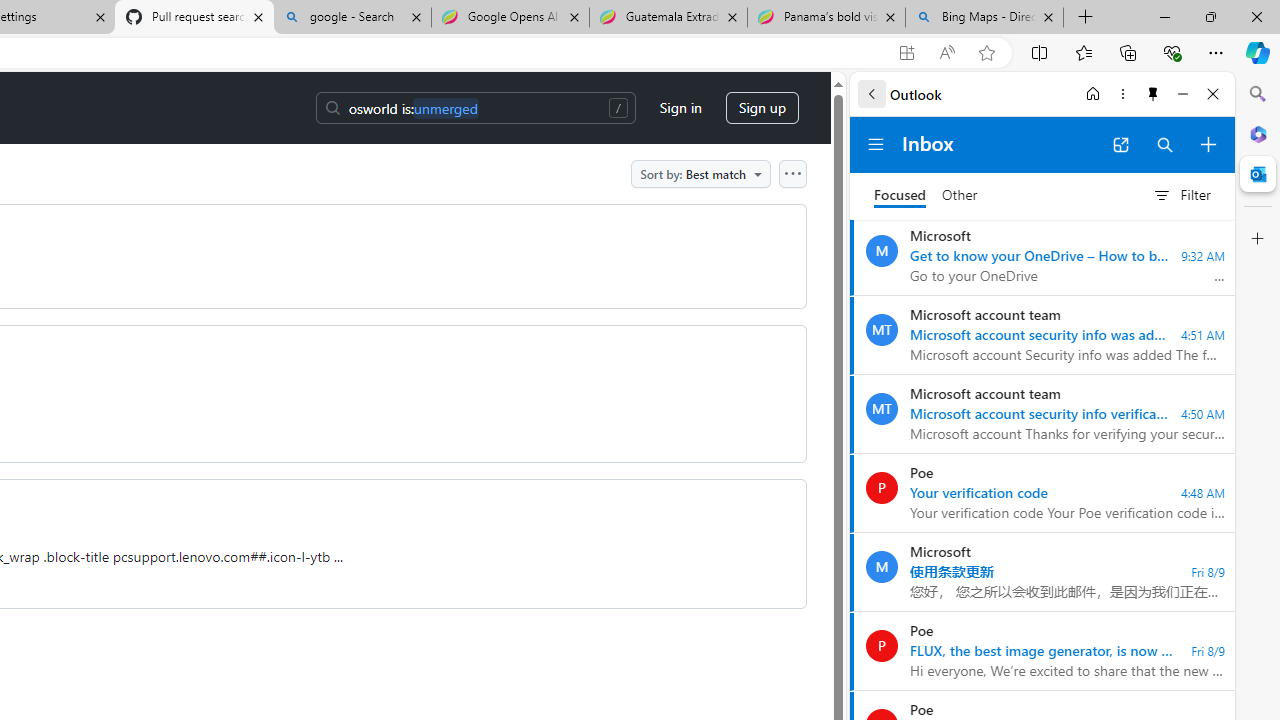 The height and width of the screenshot is (720, 1280). Describe the element at coordinates (1181, 195) in the screenshot. I see `'Filter'` at that location.